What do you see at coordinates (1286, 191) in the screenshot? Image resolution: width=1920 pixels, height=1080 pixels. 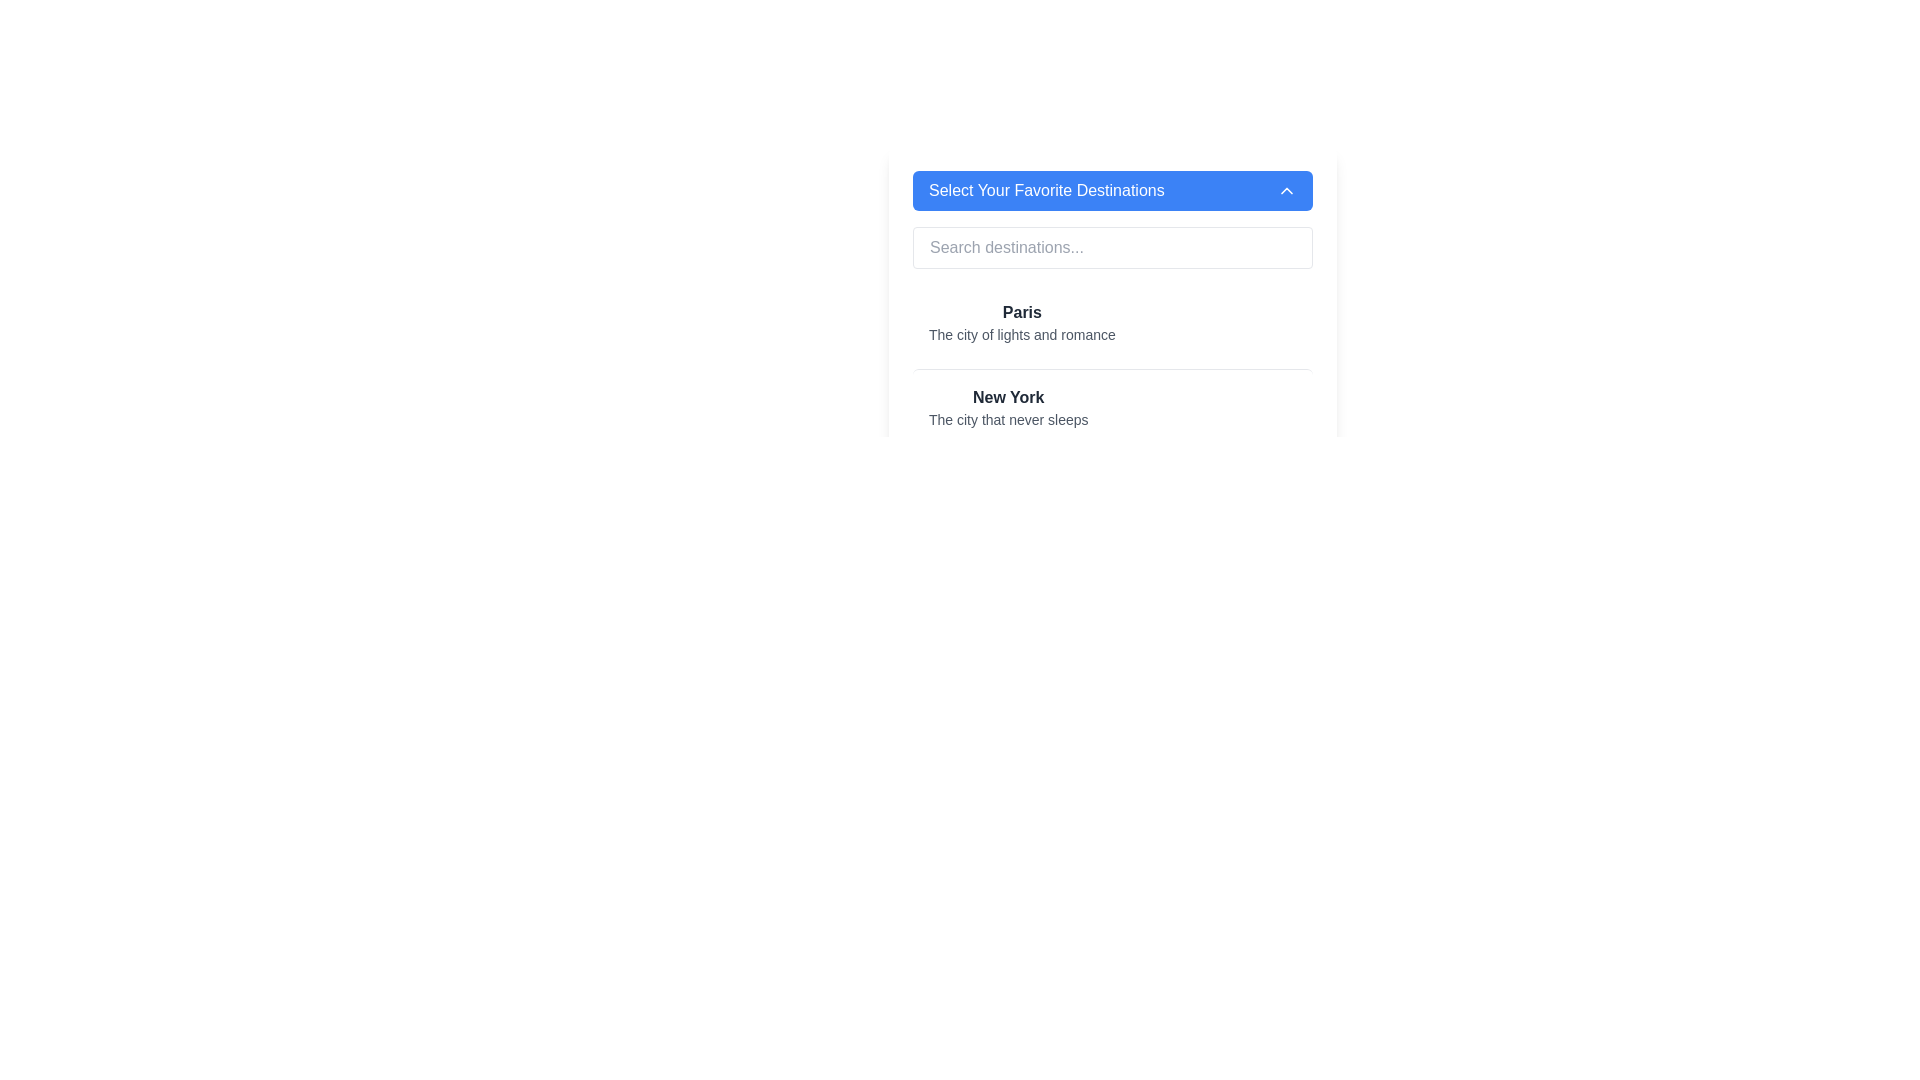 I see `the toggle icon located on the far right side of the blue bar header, adjacent to the text 'Select Your Favorite Destinations'` at bounding box center [1286, 191].